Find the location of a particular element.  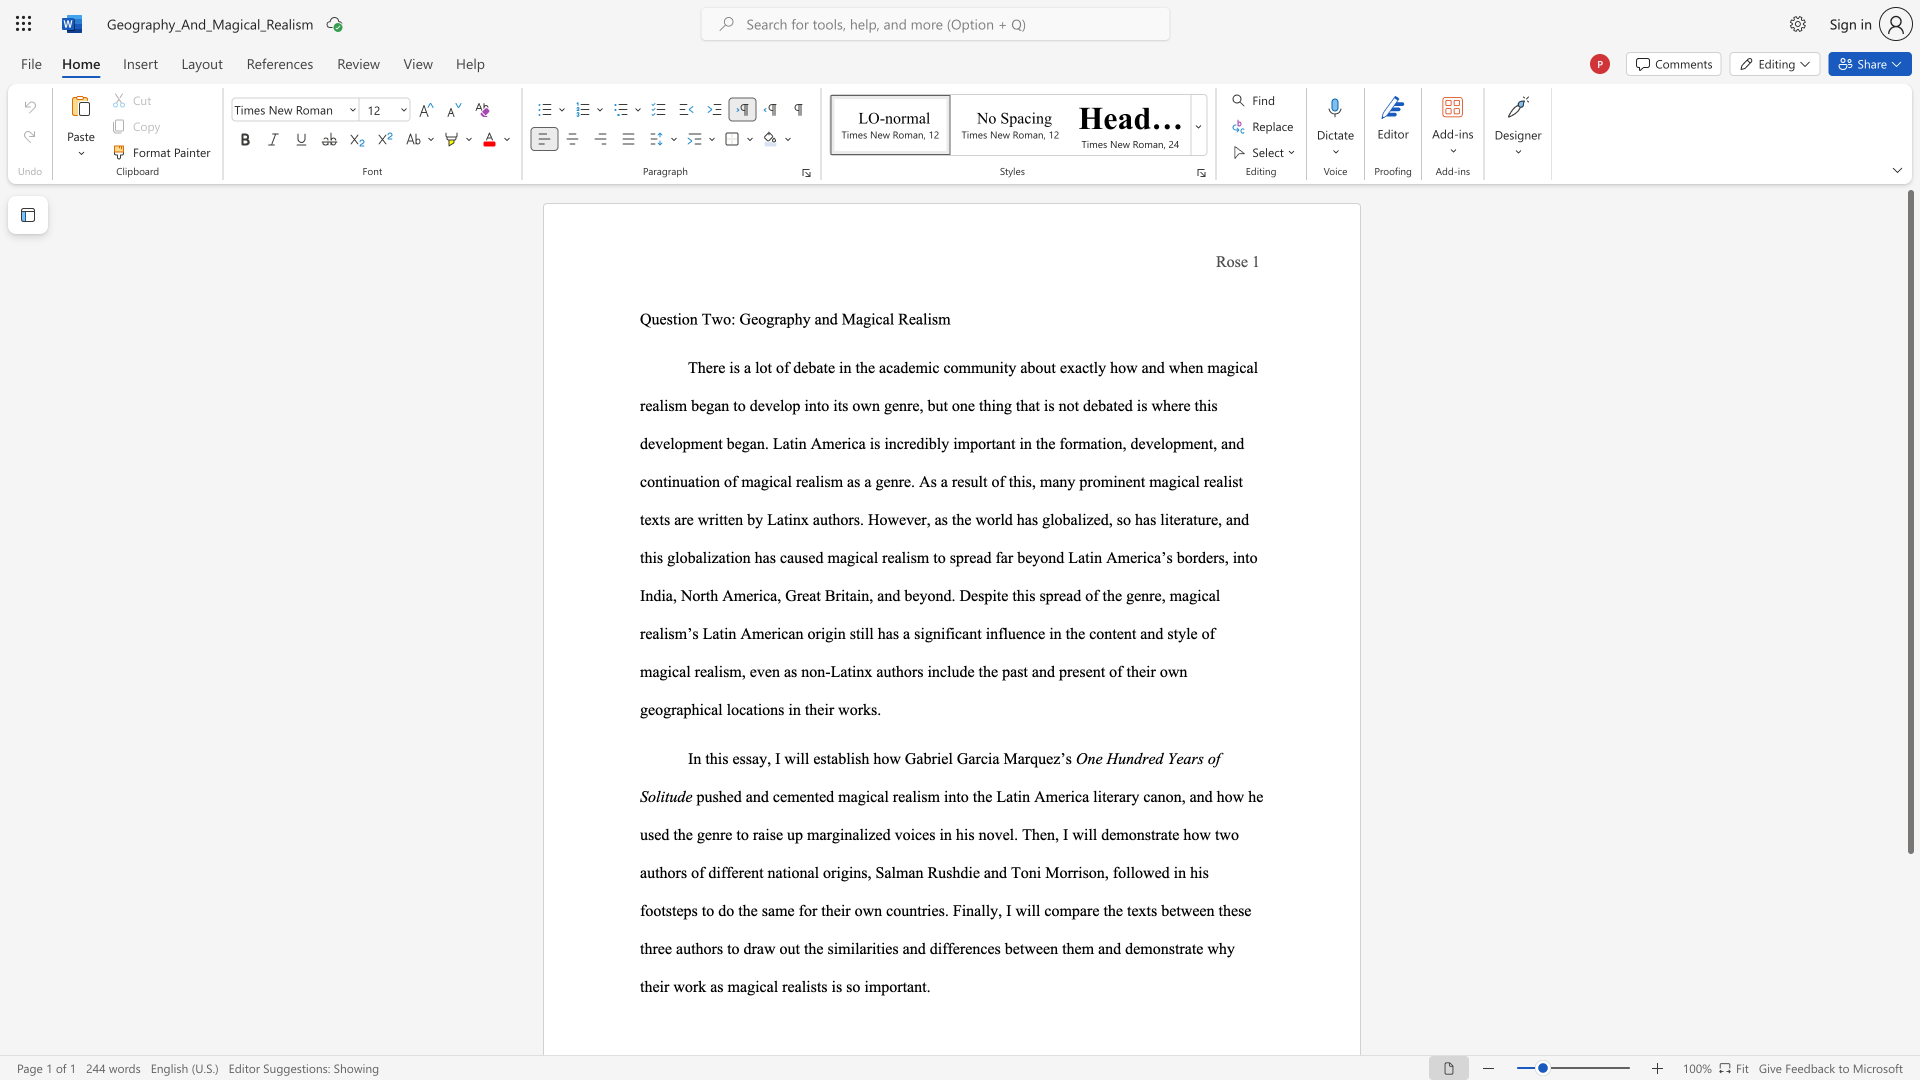

the right-hand scrollbar to descend the page is located at coordinates (1909, 1029).